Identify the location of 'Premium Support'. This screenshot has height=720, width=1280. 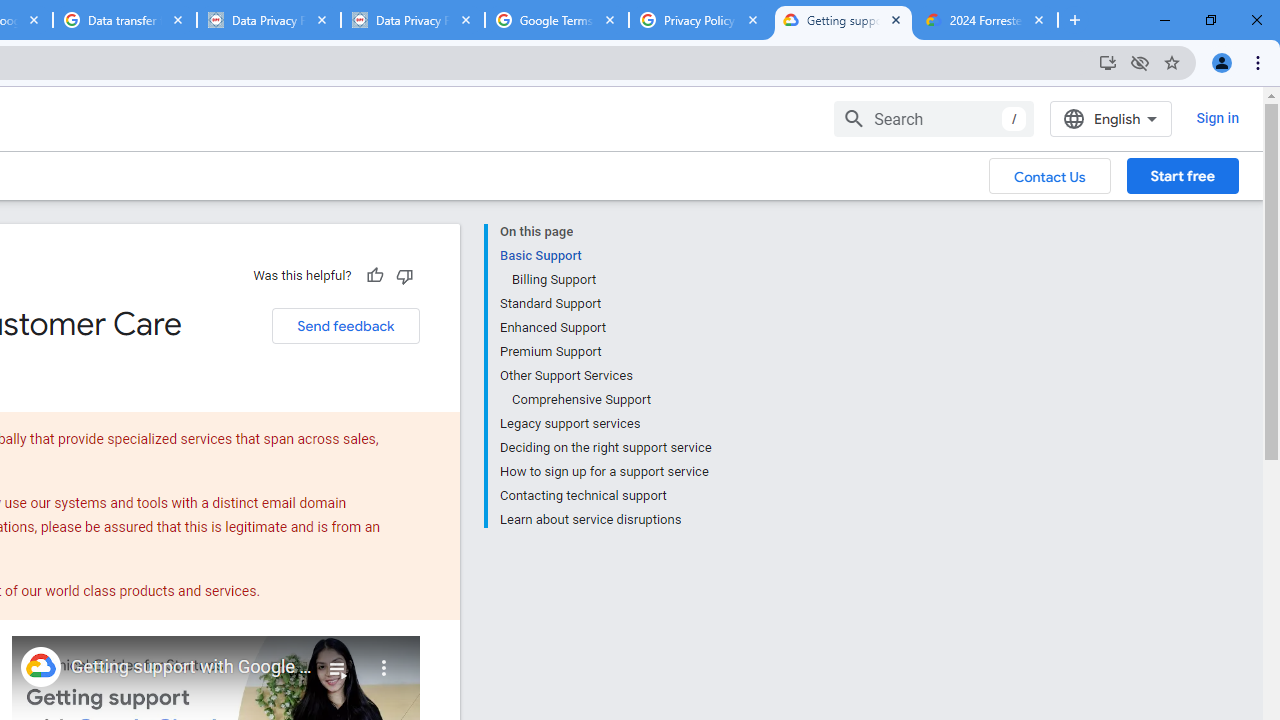
(604, 351).